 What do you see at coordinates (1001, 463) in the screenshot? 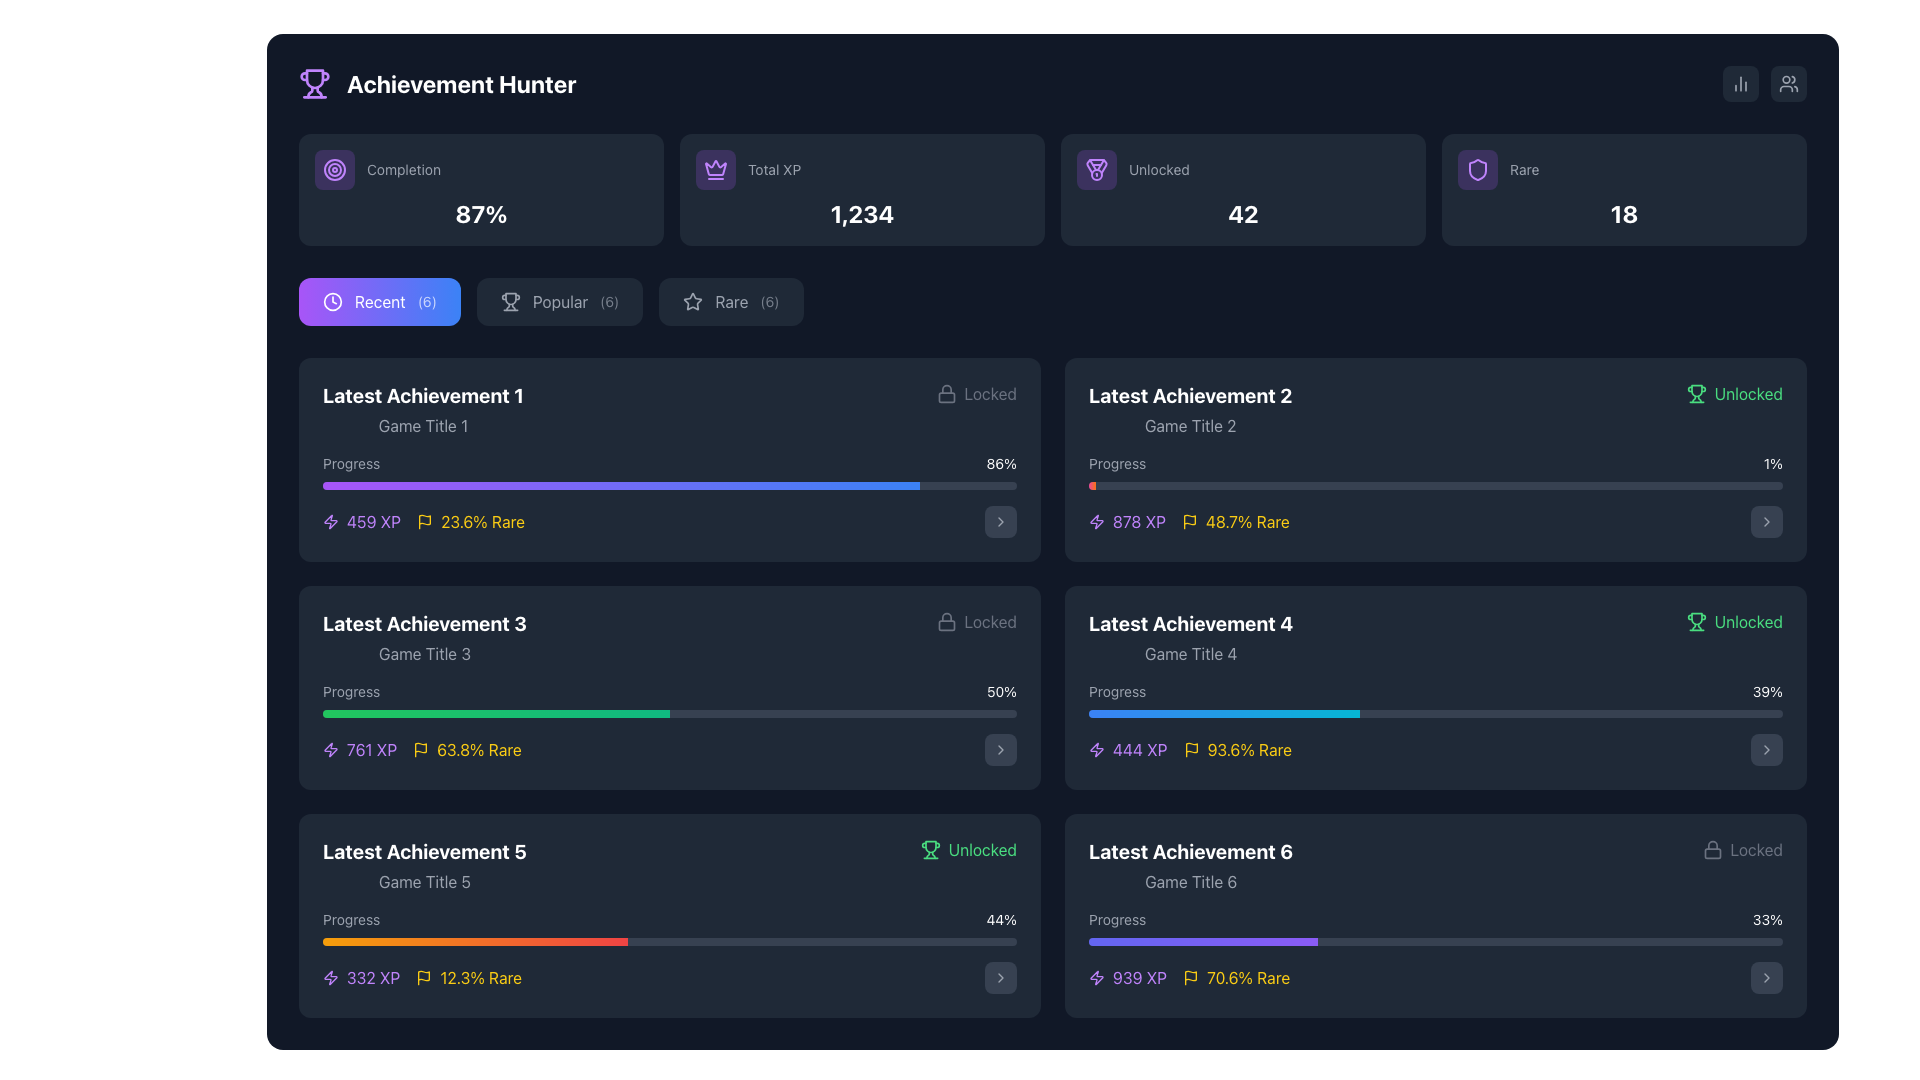
I see `the text label displaying '86%' in white font, located in the 'Latest Achievement 1' section, to the right of the purple progress bar` at bounding box center [1001, 463].